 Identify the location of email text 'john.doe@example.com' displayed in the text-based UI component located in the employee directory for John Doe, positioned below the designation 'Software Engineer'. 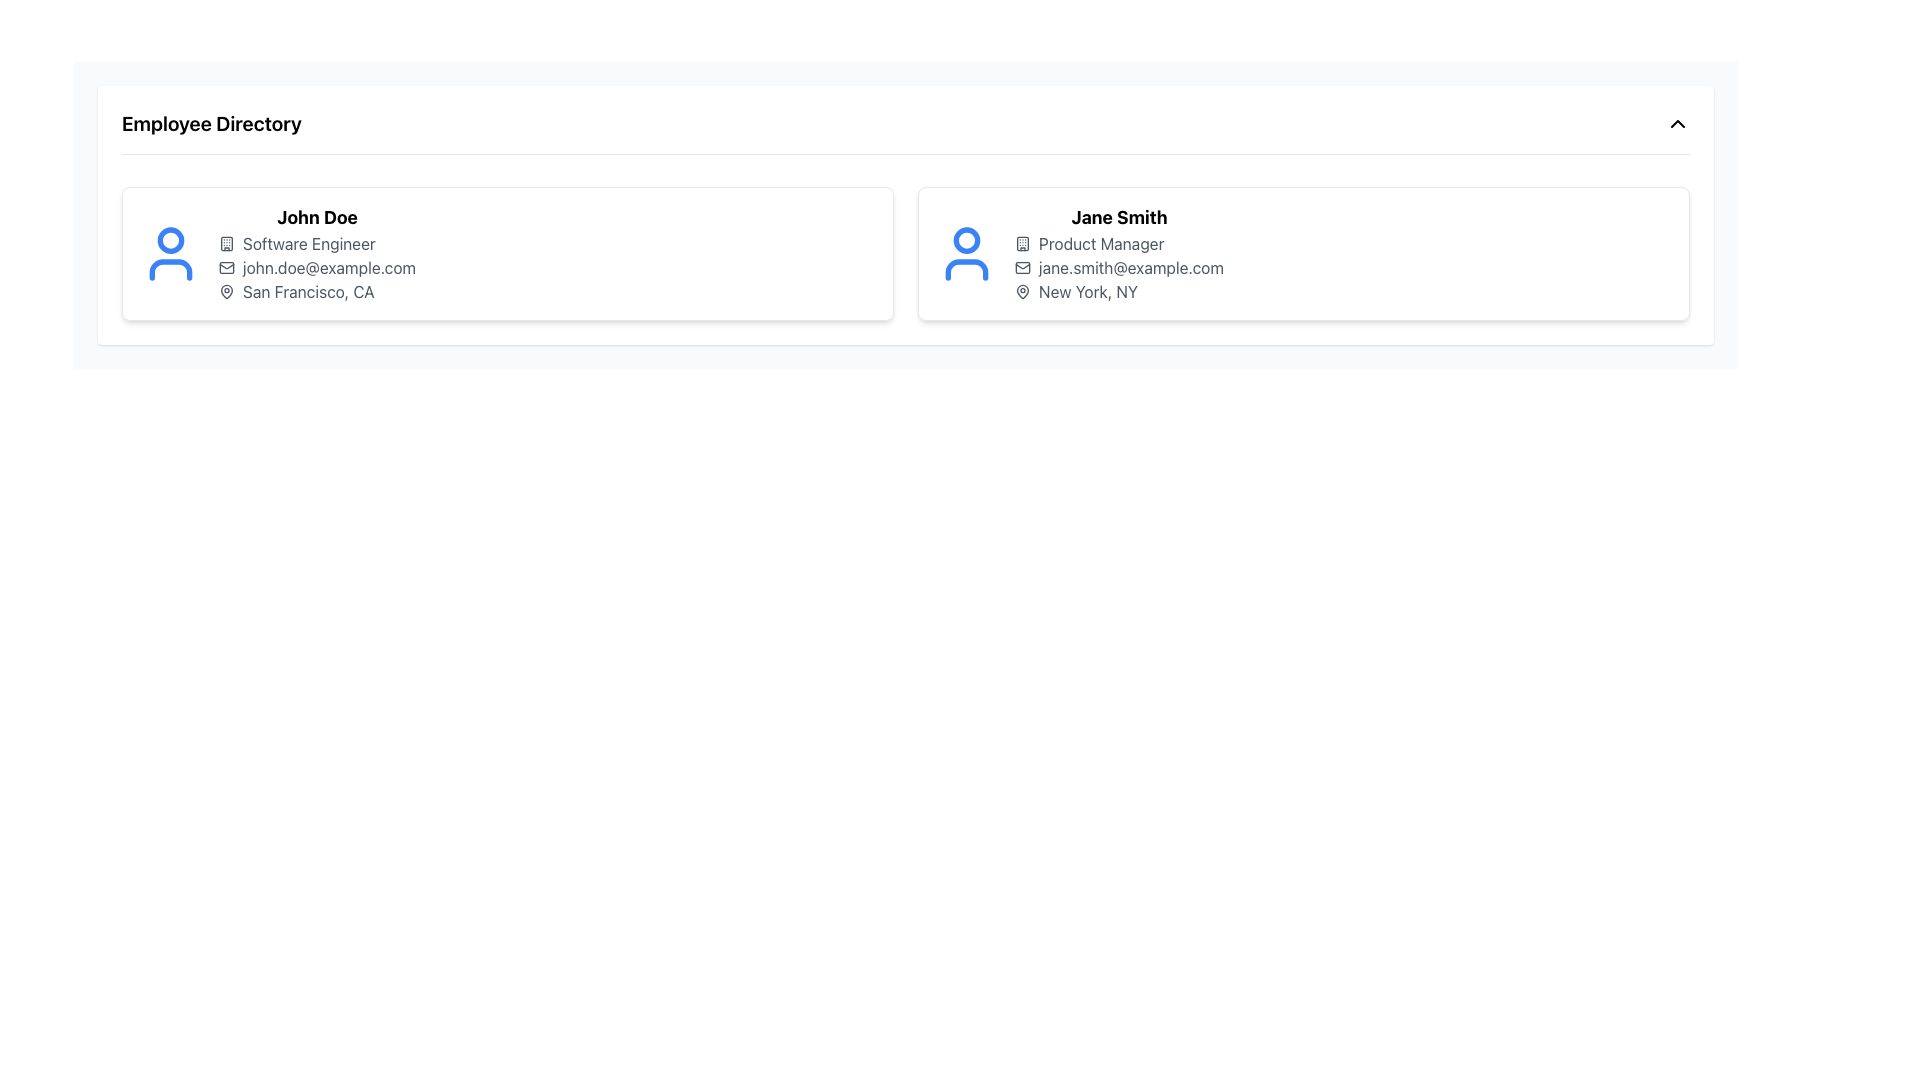
(316, 266).